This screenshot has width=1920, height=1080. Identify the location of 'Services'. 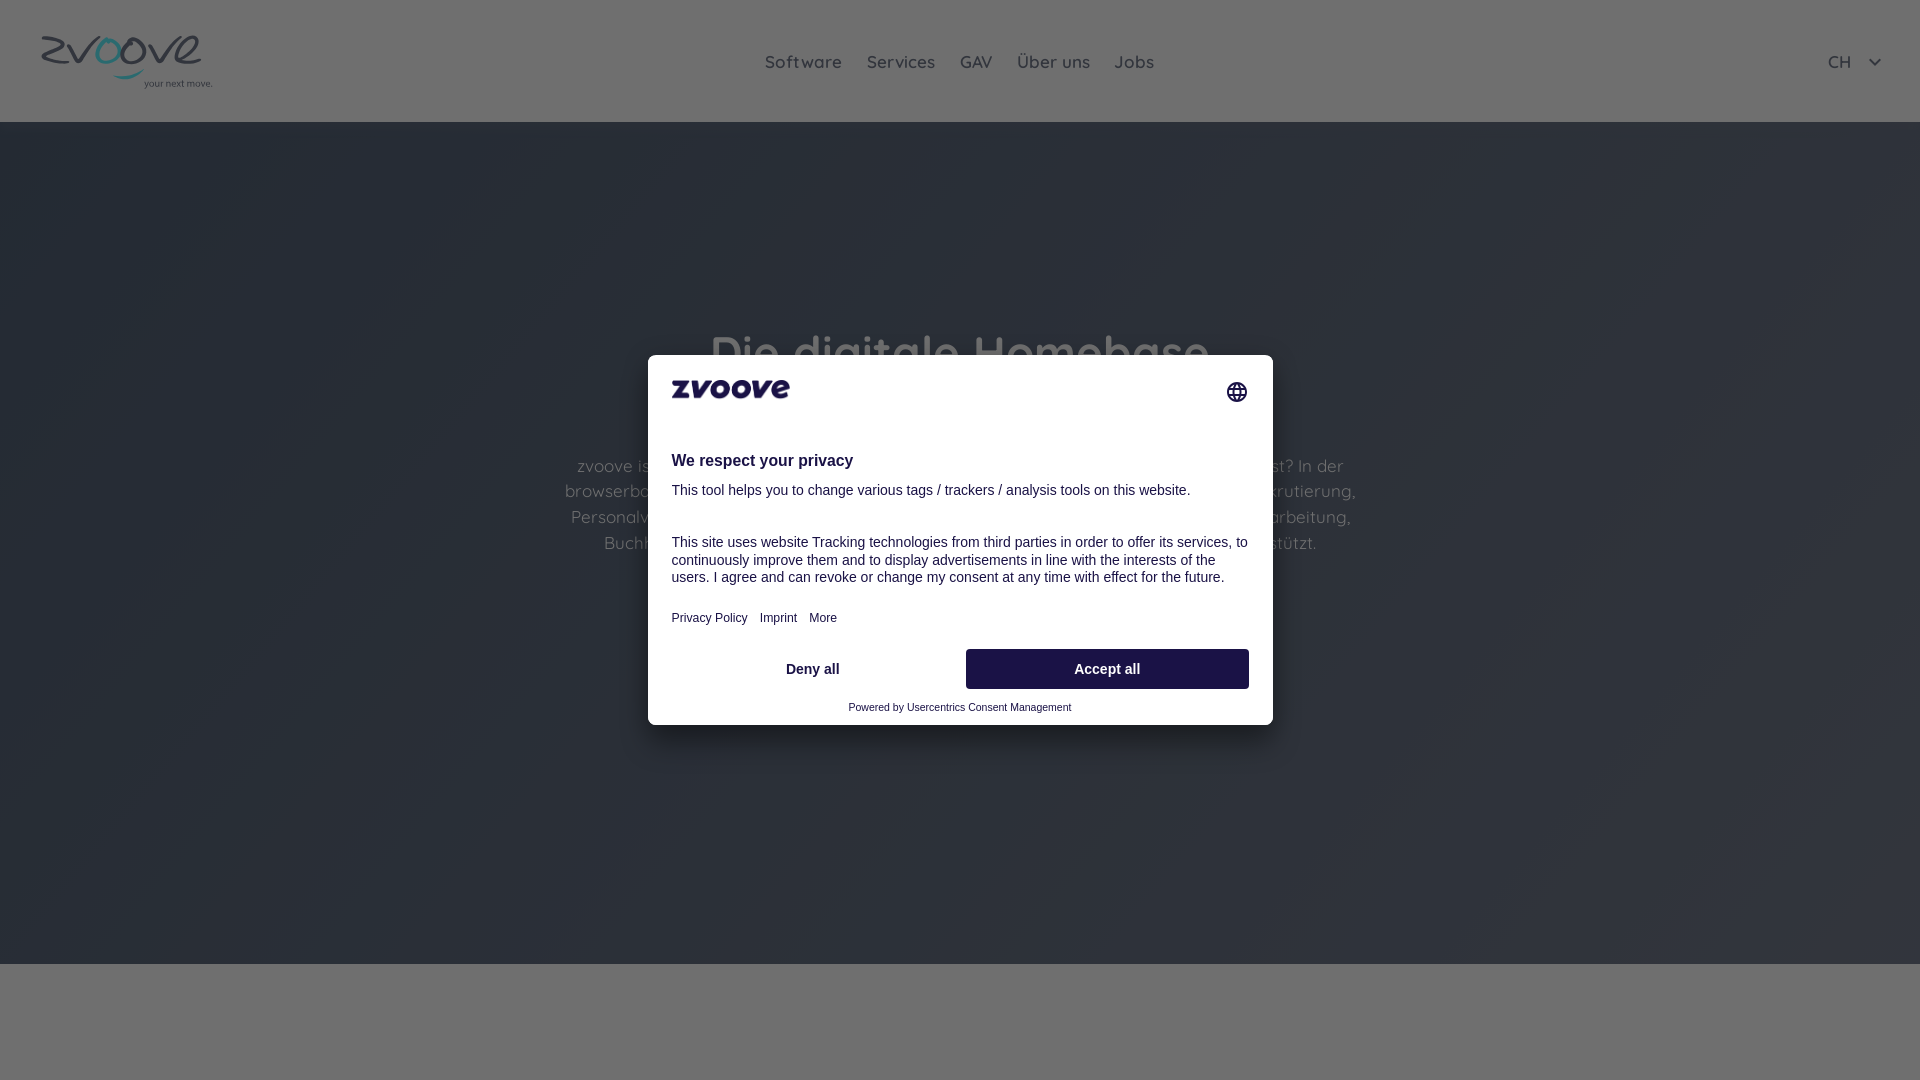
(900, 60).